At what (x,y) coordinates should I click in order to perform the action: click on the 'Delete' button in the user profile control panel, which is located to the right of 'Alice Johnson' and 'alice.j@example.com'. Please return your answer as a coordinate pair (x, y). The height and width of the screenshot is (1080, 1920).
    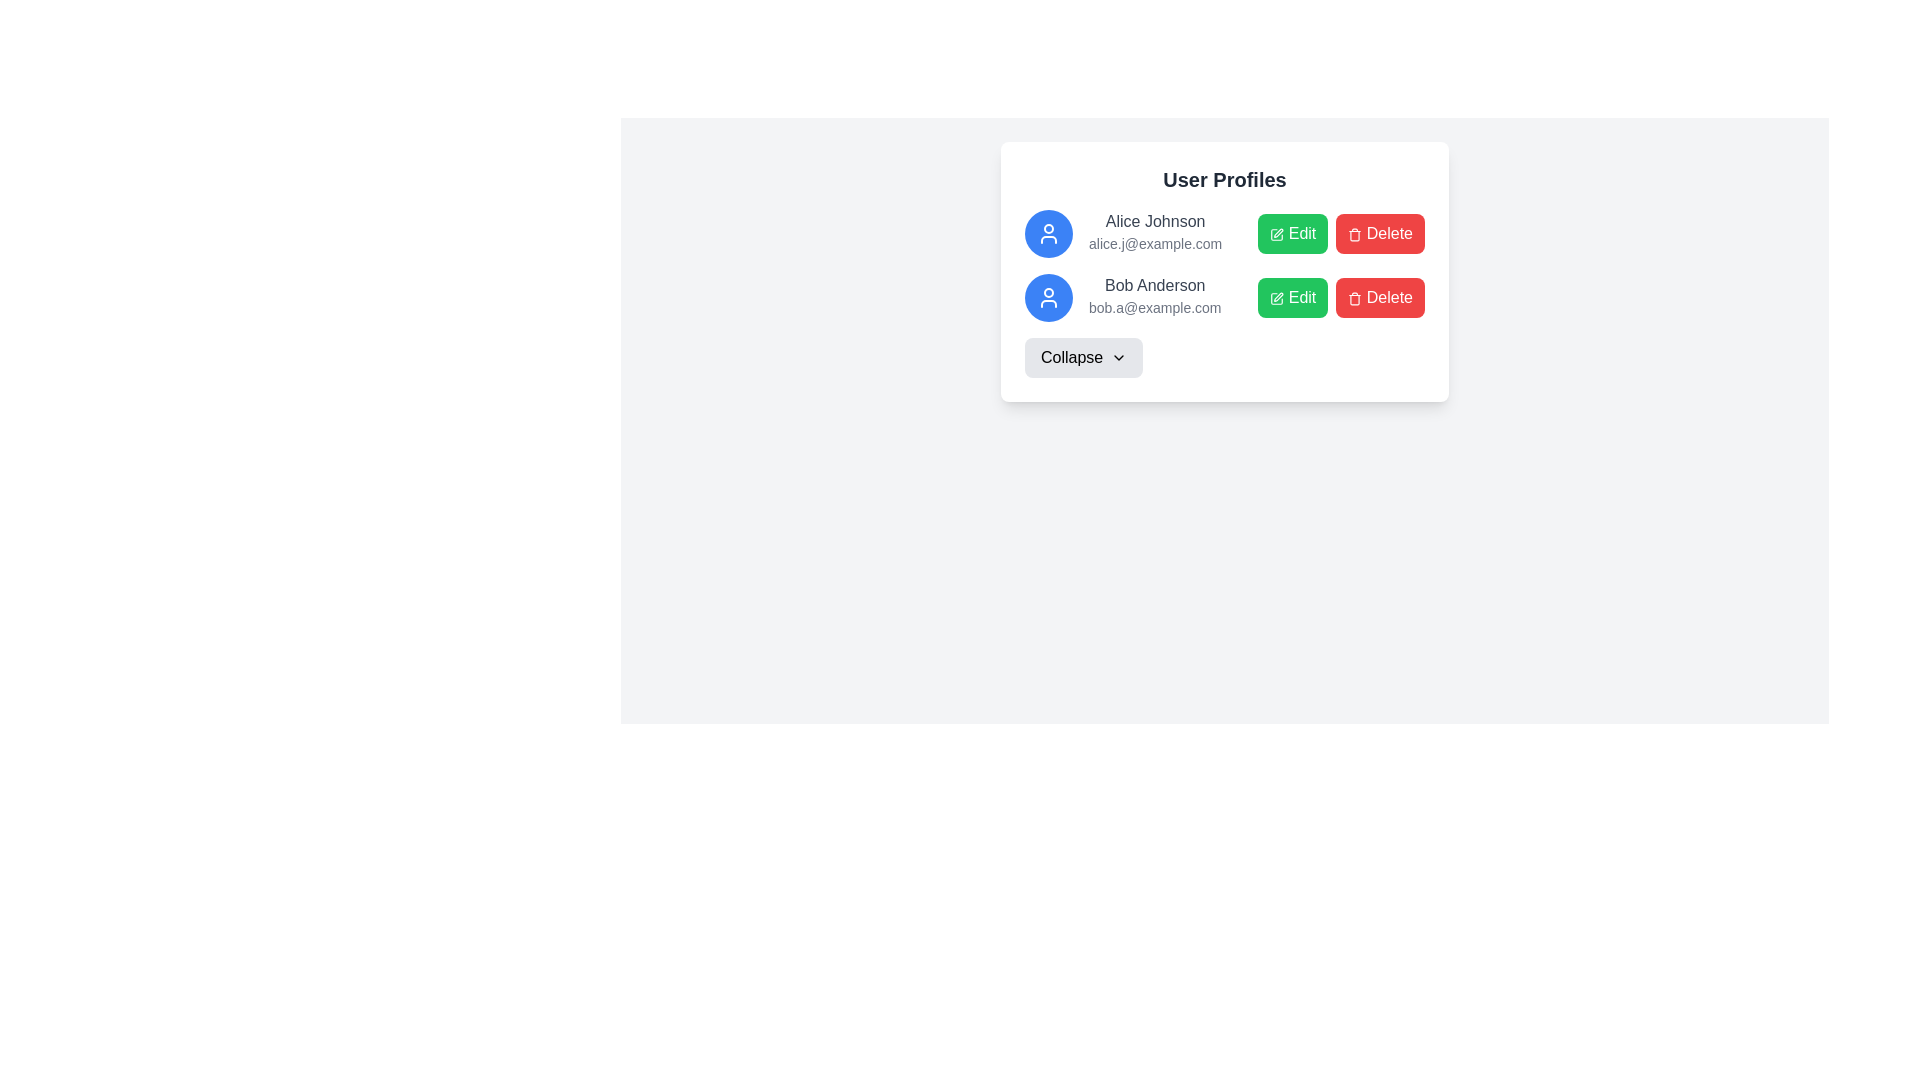
    Looking at the image, I should click on (1341, 233).